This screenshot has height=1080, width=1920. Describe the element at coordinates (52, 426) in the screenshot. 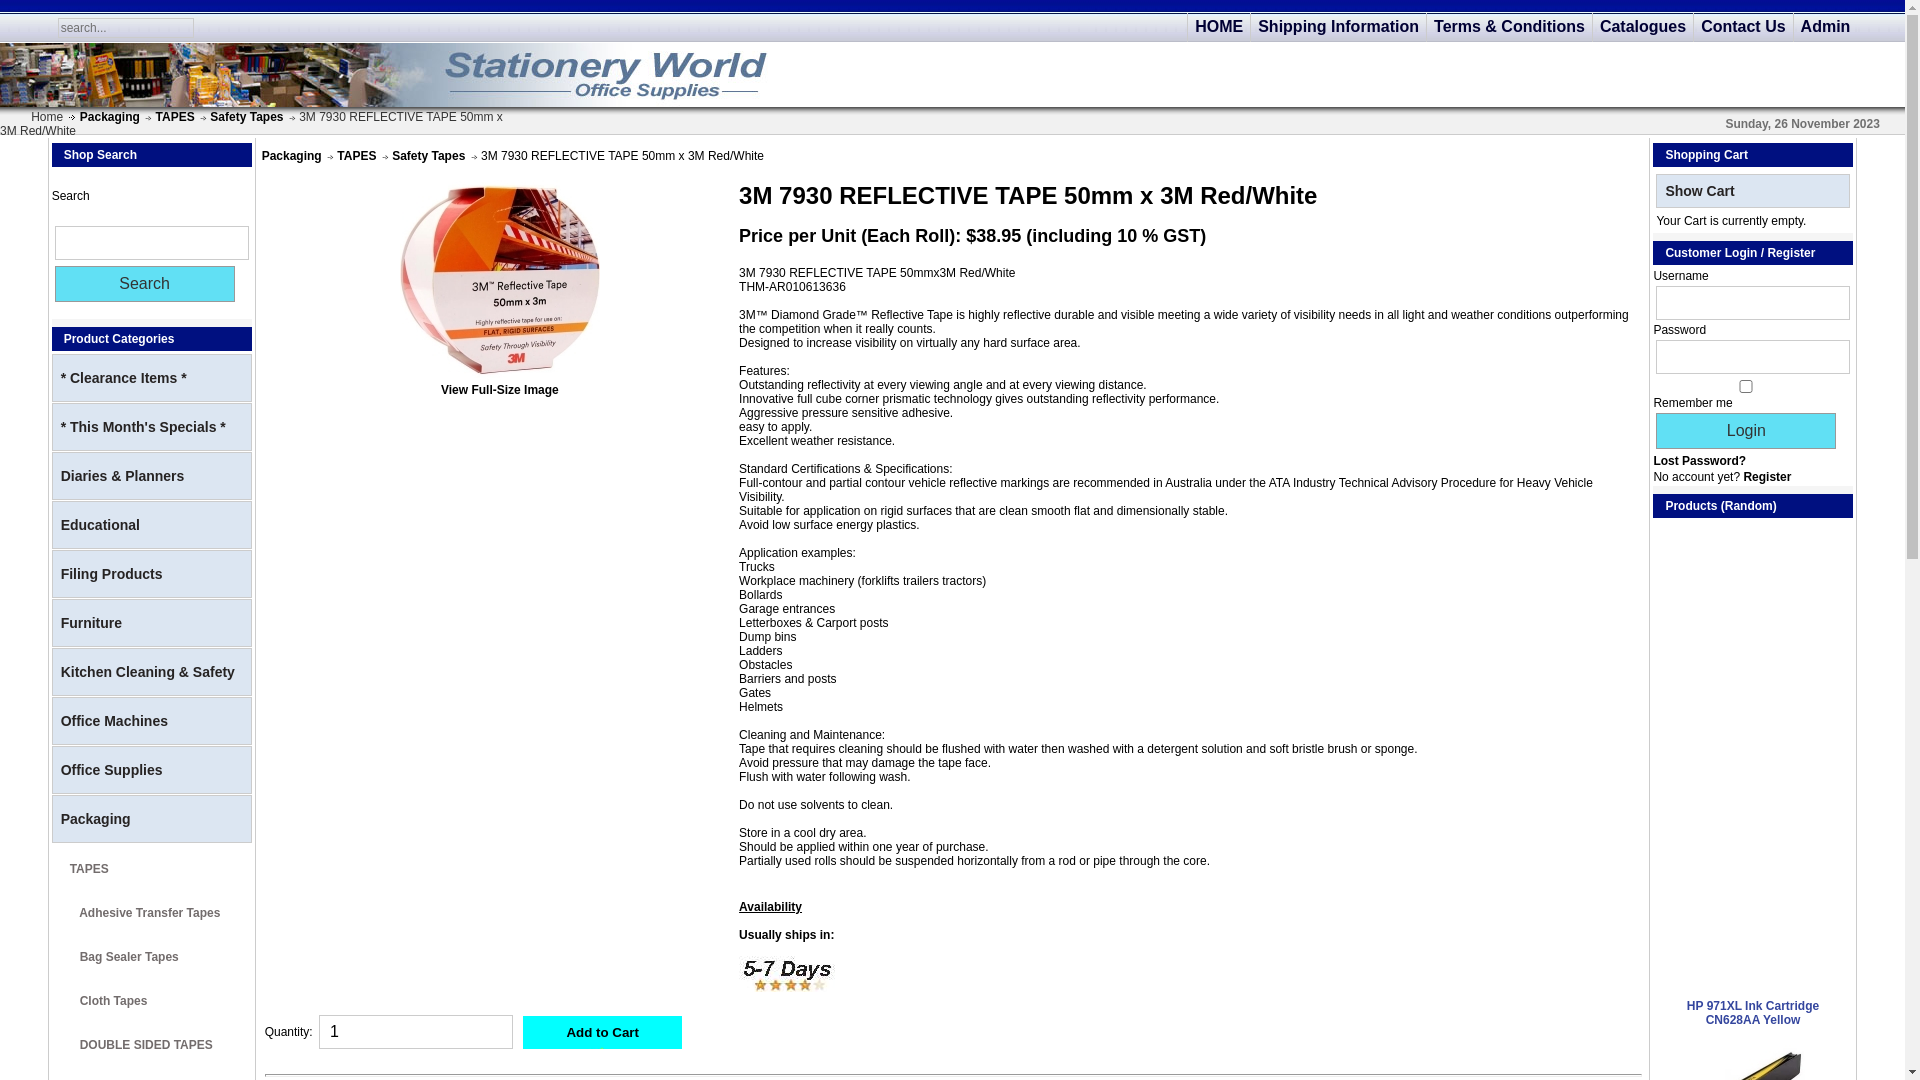

I see `'* This Month's Specials *'` at that location.